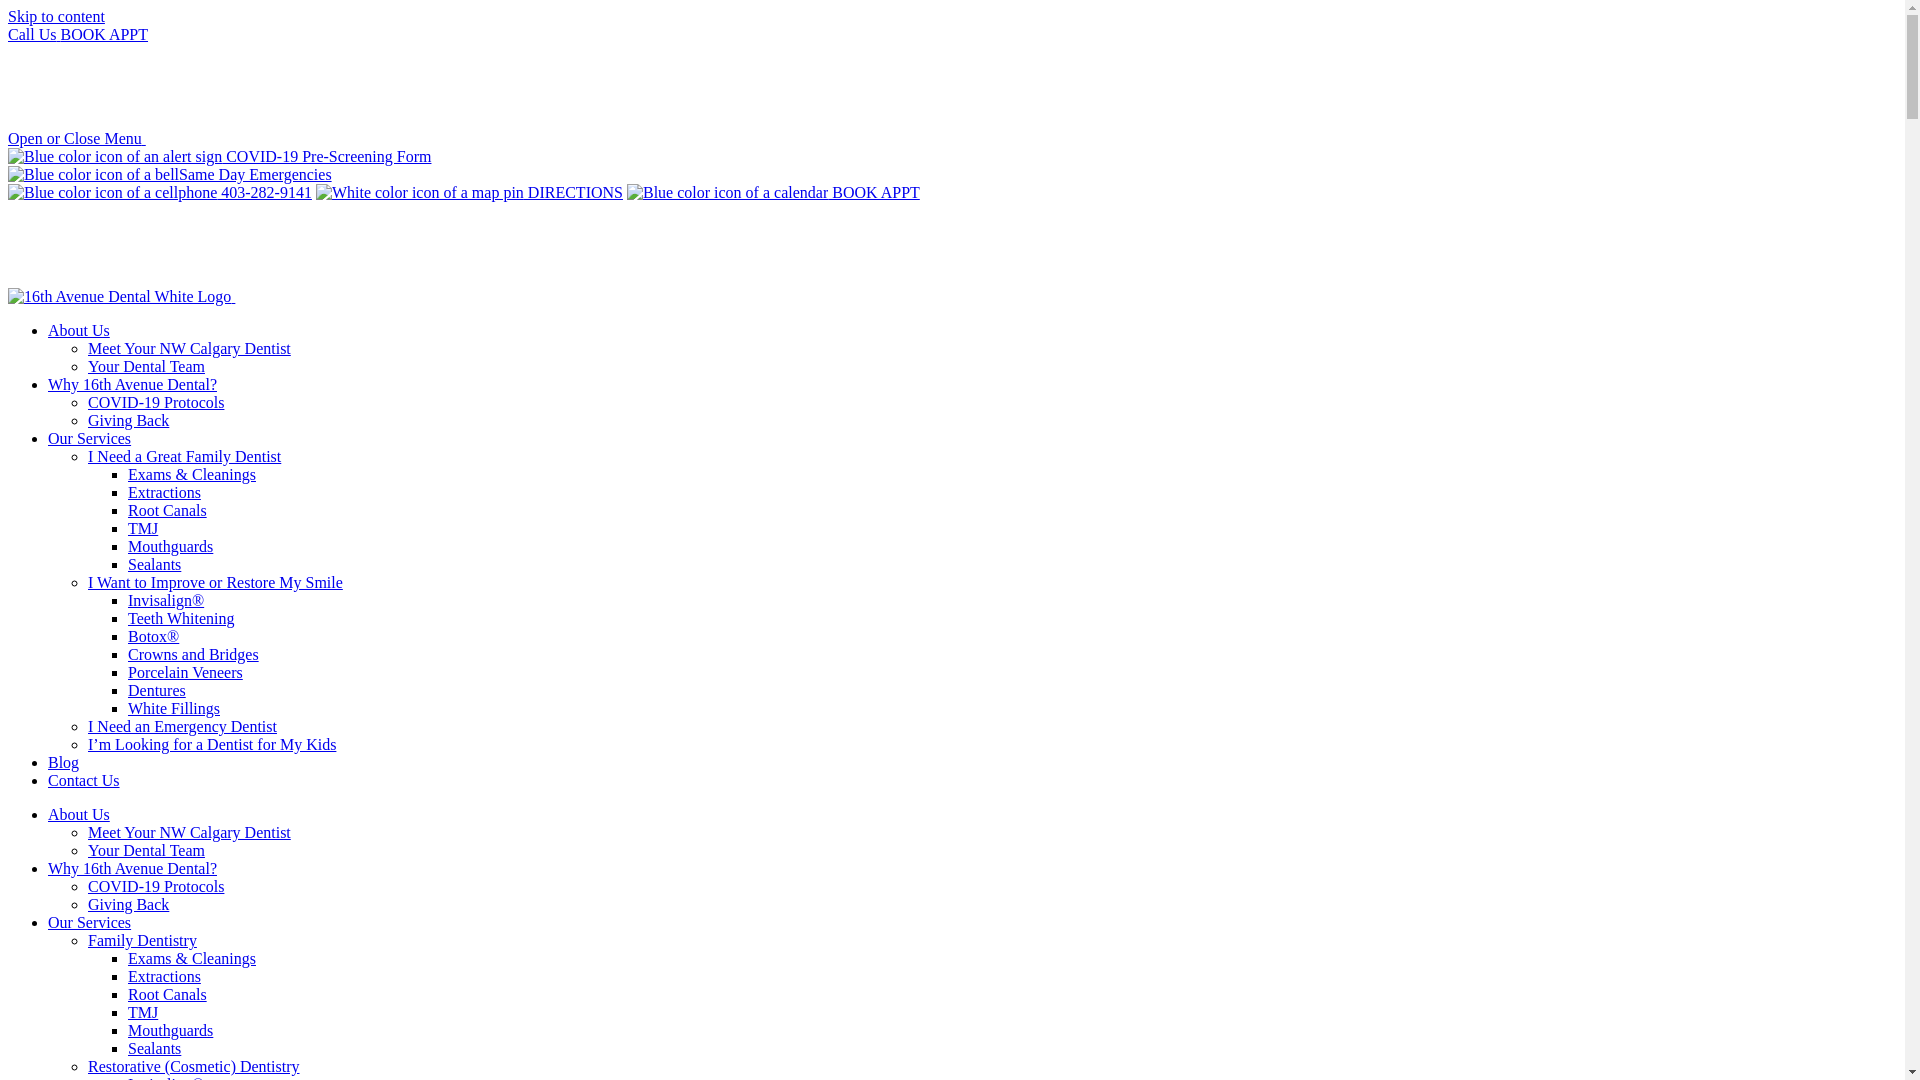 This screenshot has width=1920, height=1080. Describe the element at coordinates (158, 192) in the screenshot. I see `'403-282-9141'` at that location.